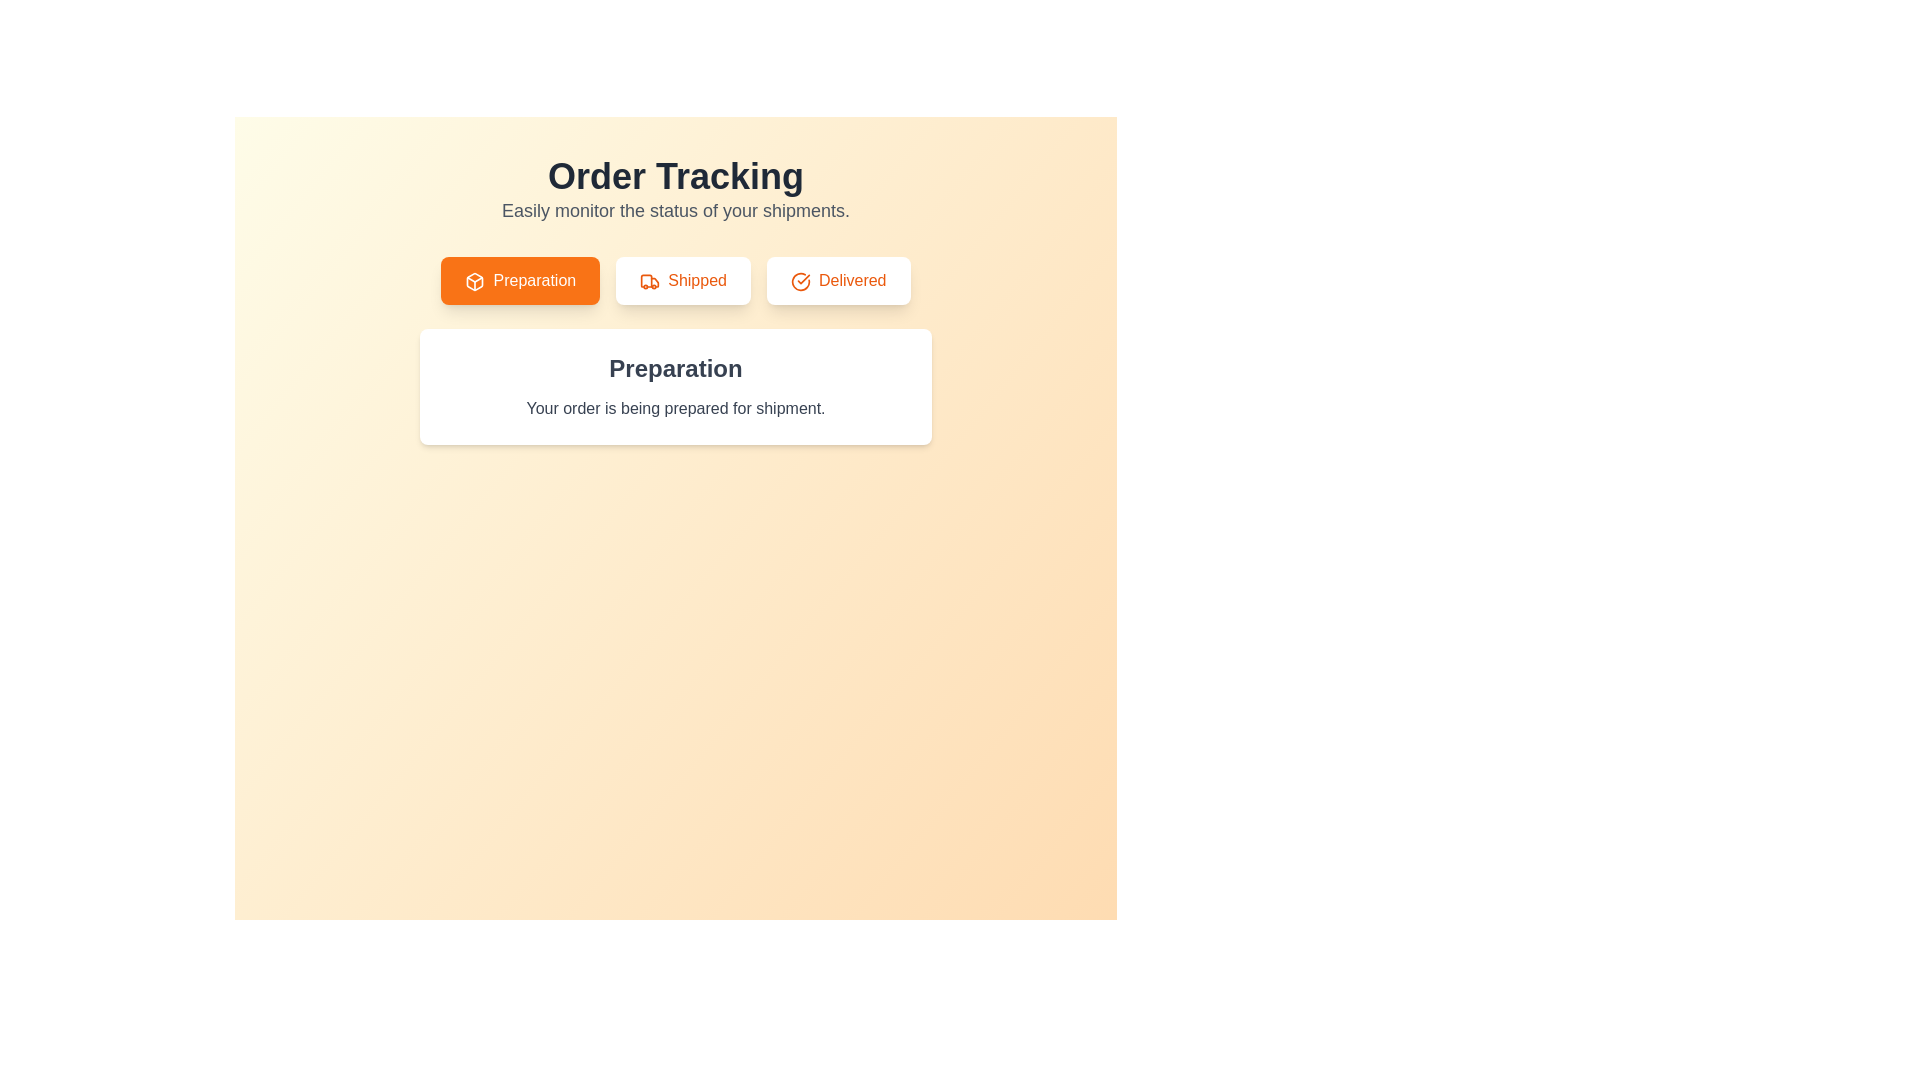  Describe the element at coordinates (519, 281) in the screenshot. I see `the tab labeled Preparation` at that location.